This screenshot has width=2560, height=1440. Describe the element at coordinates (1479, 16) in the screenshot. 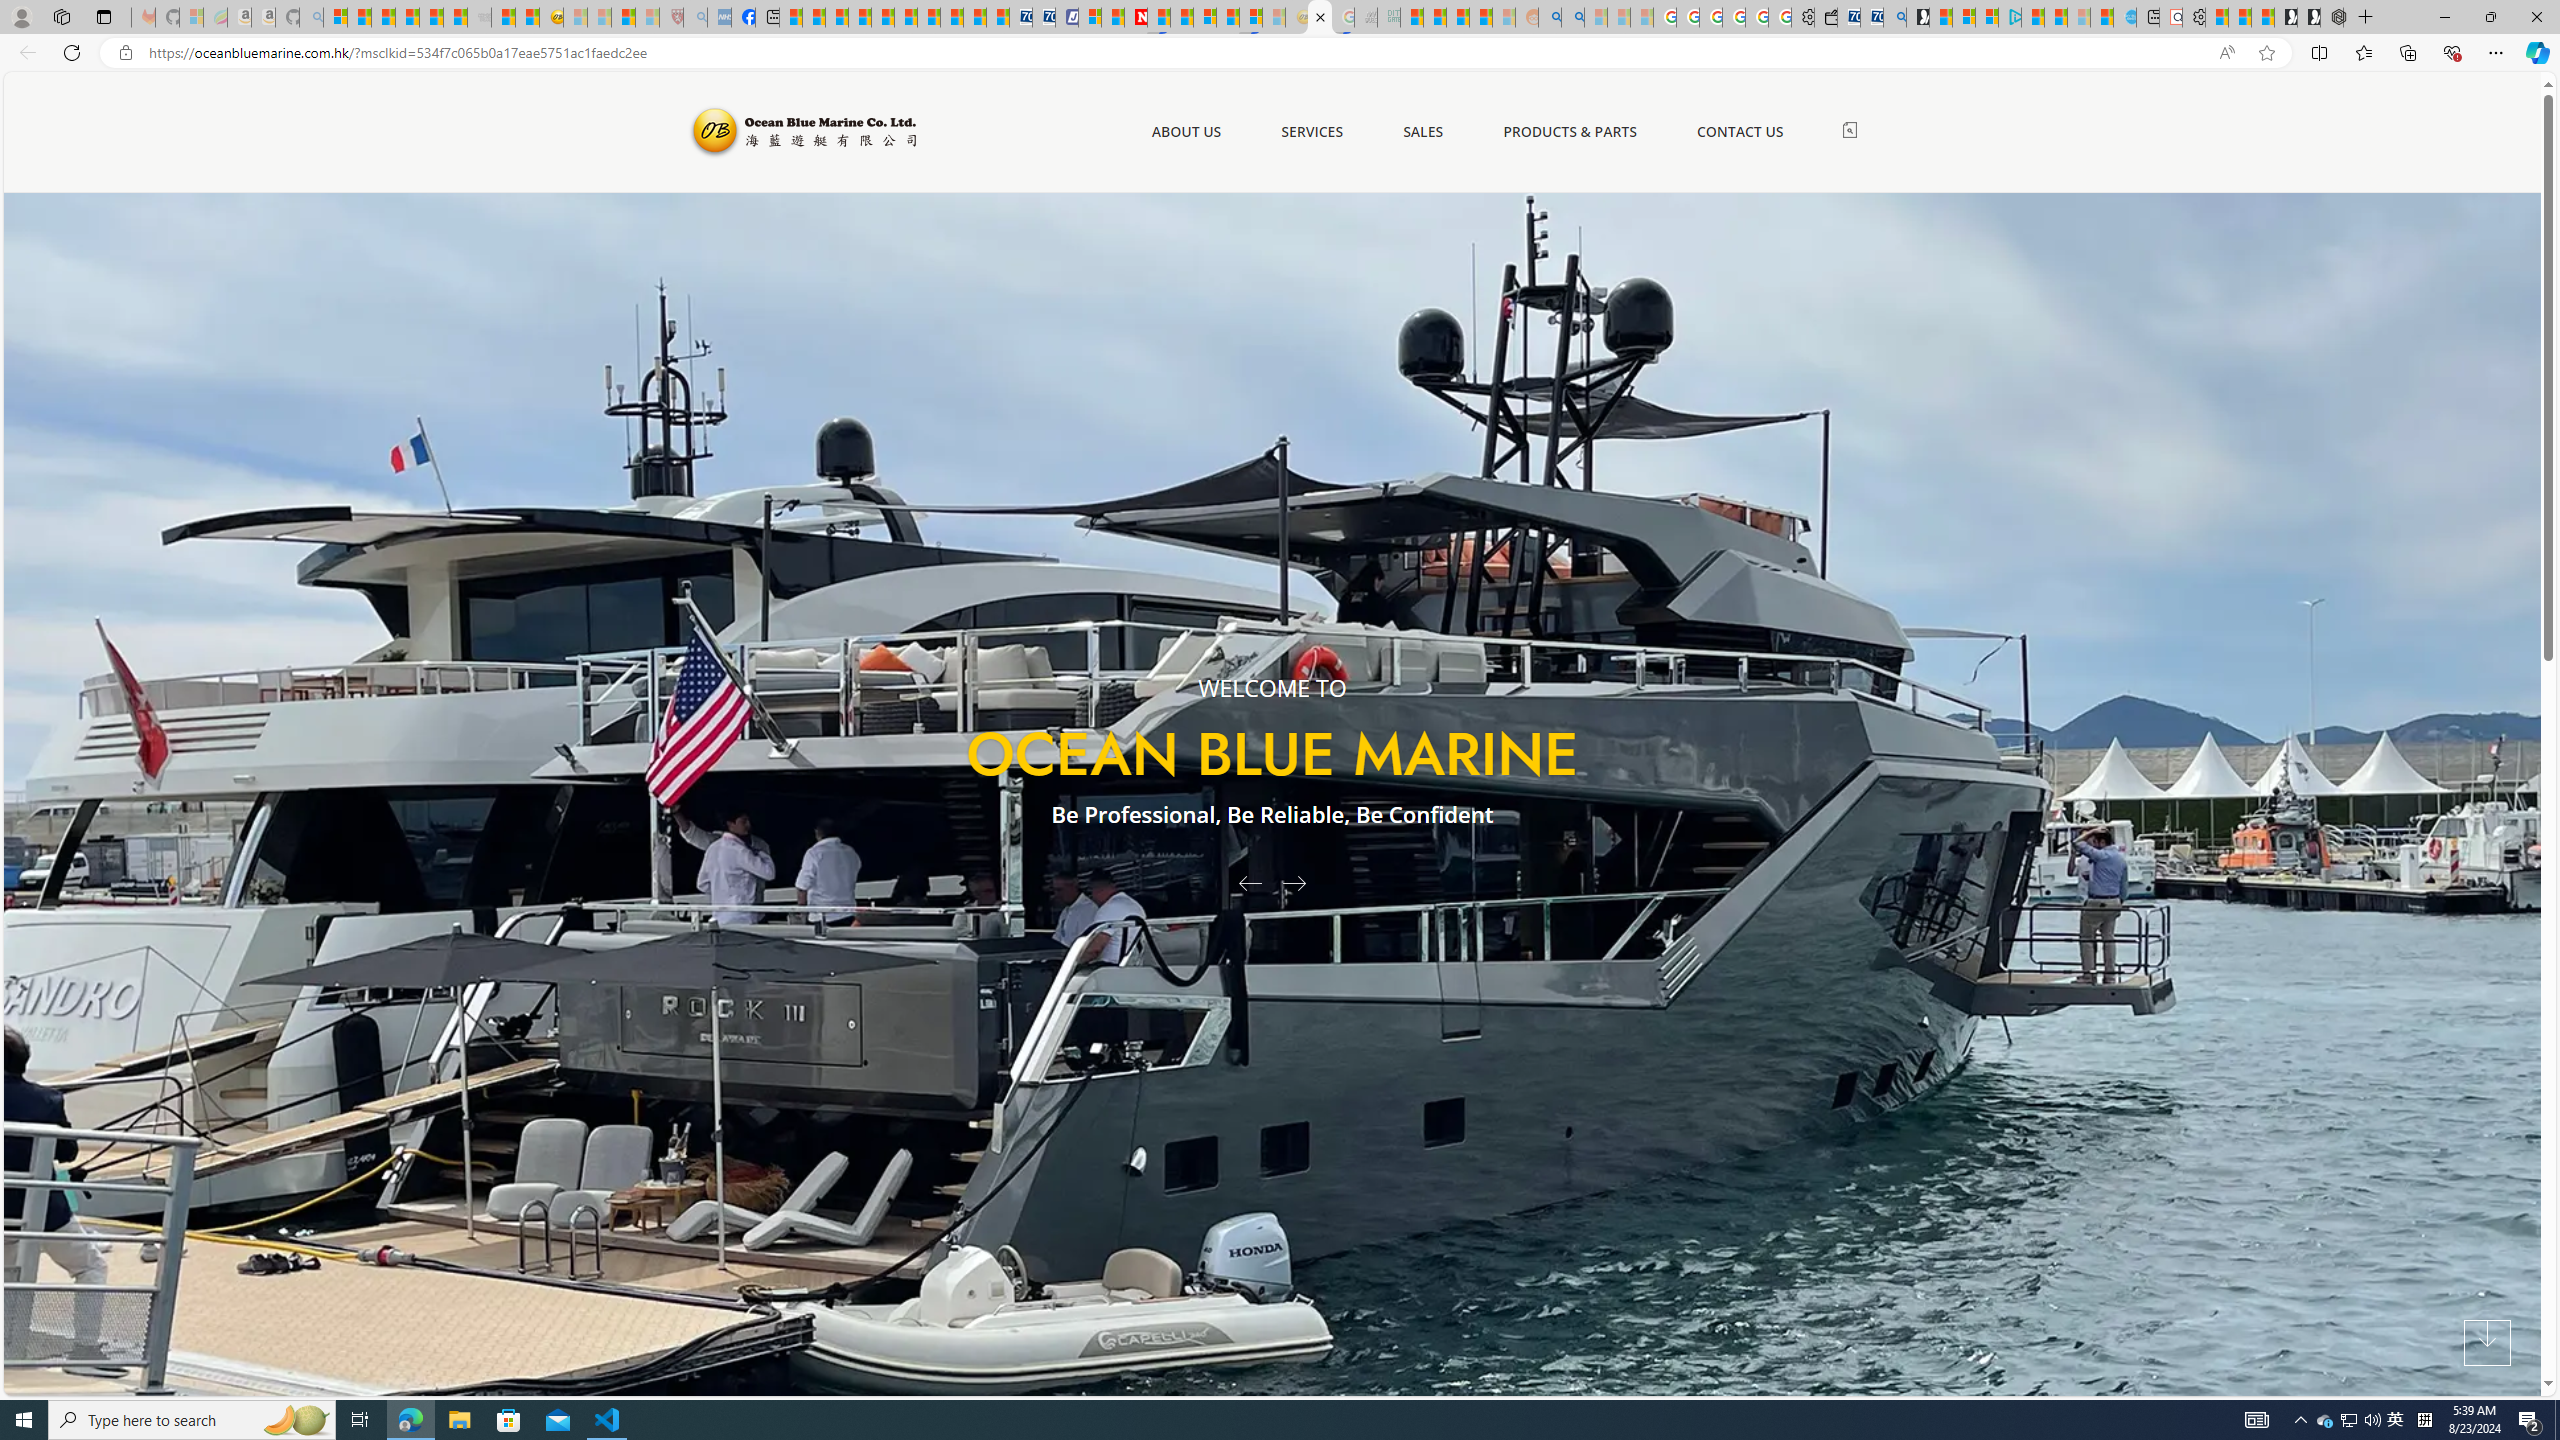

I see `'Student Loan Update: Forgiveness Program Ends This Month'` at that location.